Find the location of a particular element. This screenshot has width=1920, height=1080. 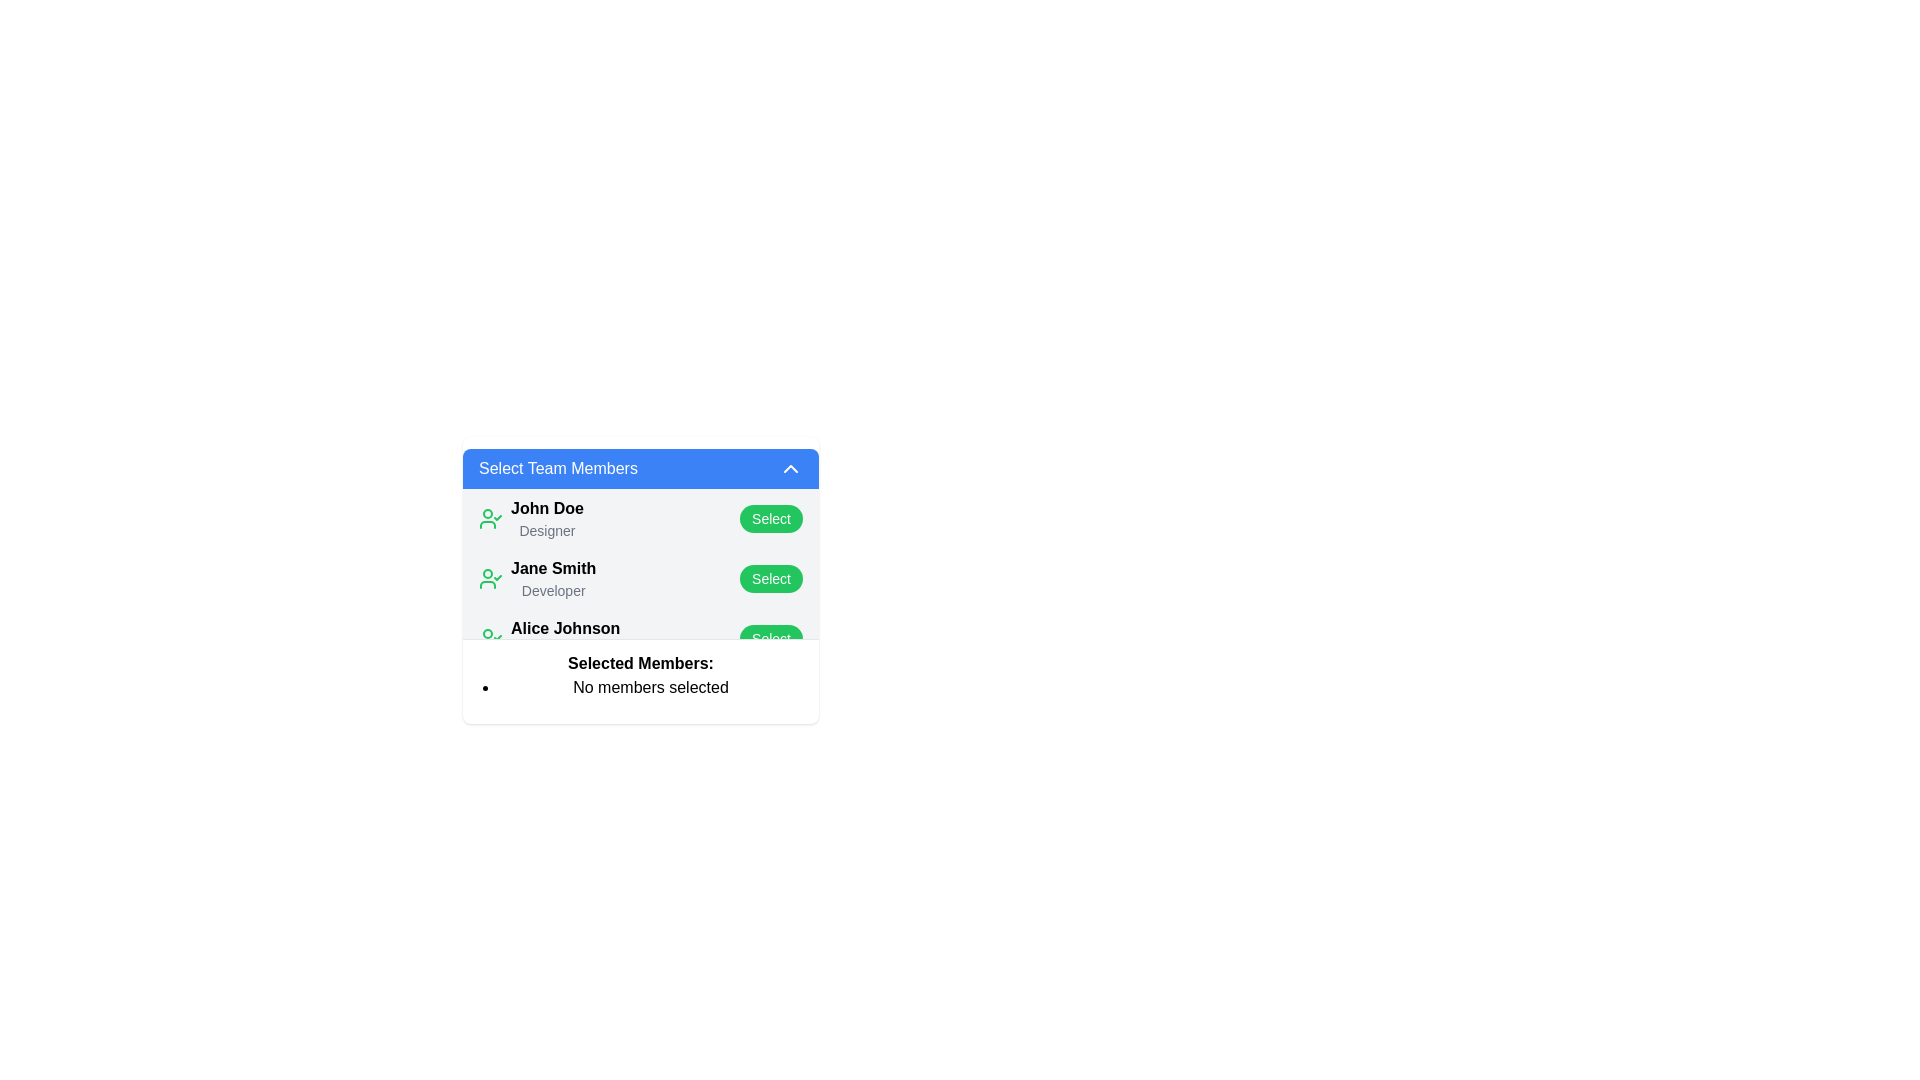

the text display element showing 'John Doe' and 'Designer', which is located at the top of the team members list, with a green user icon to the left is located at coordinates (531, 518).